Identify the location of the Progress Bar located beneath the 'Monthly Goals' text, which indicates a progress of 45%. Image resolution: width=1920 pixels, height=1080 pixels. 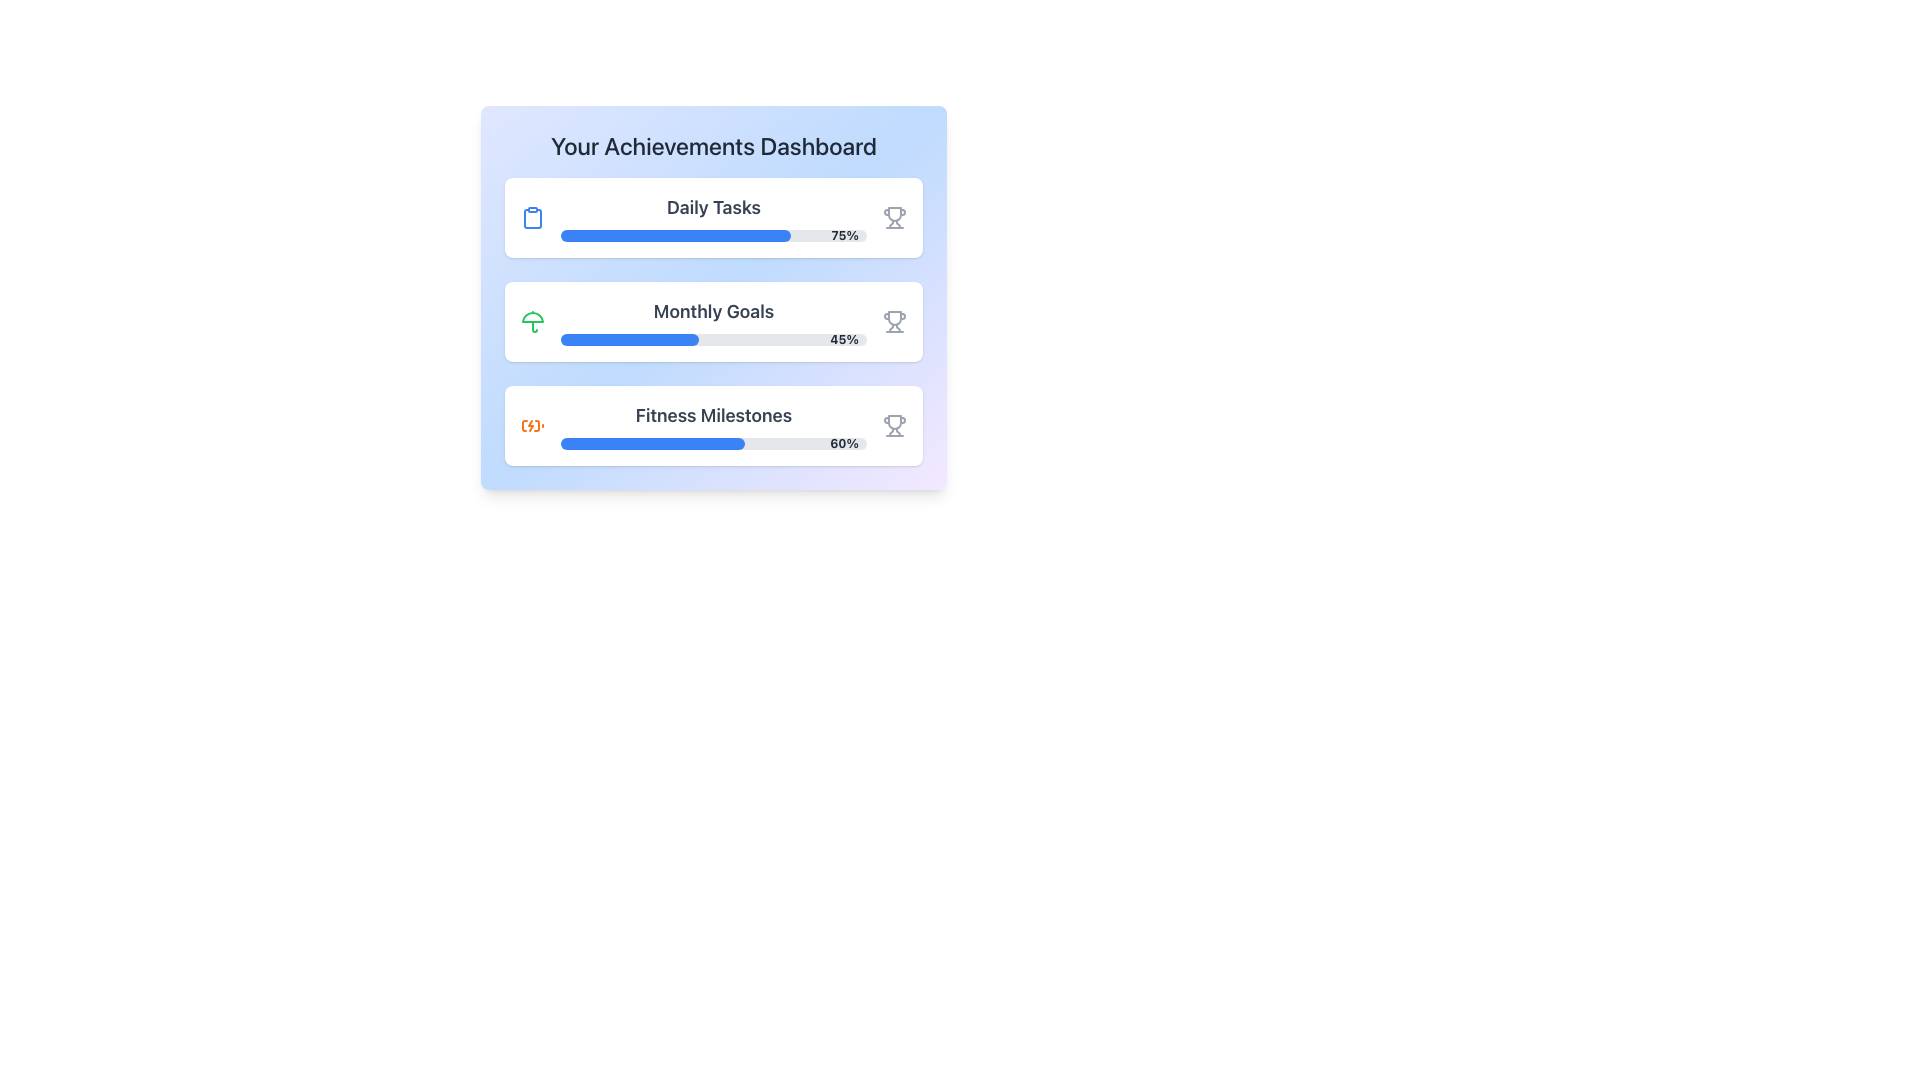
(714, 338).